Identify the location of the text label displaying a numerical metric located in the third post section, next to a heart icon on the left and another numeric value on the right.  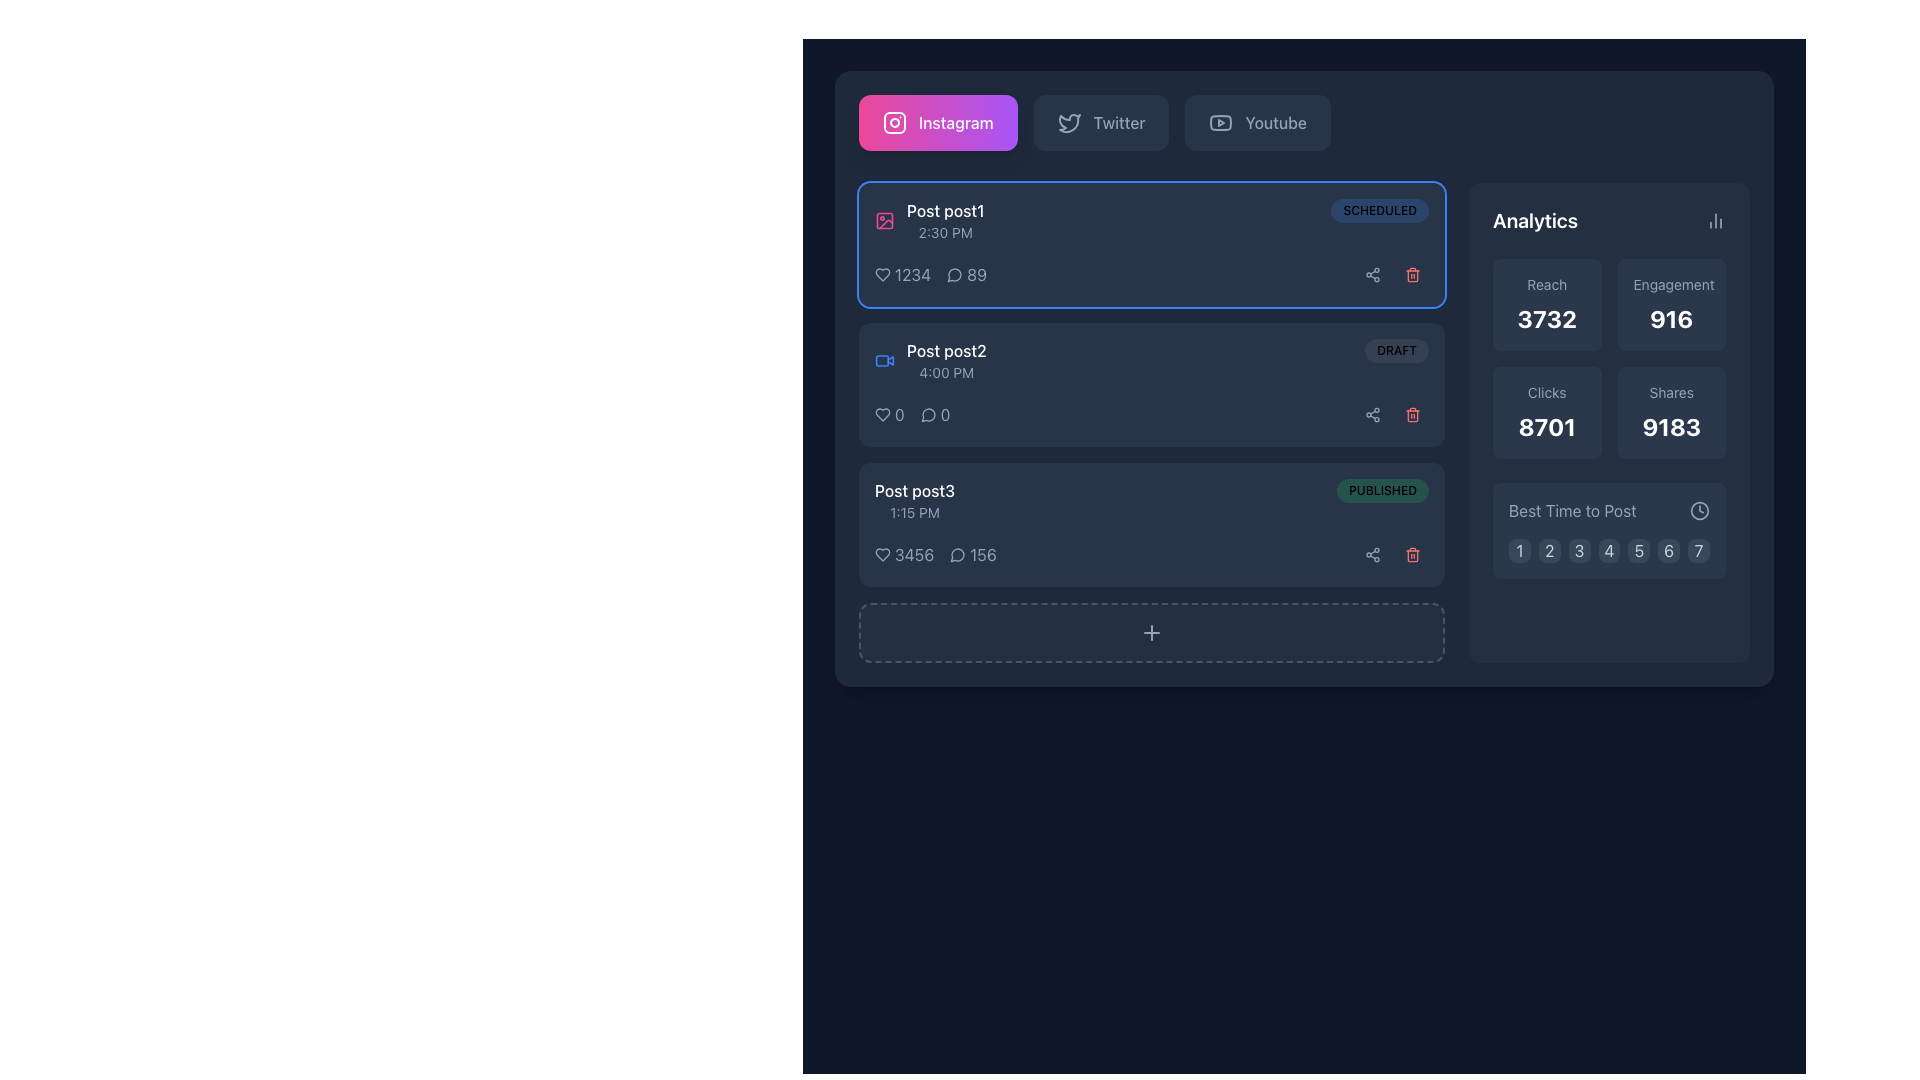
(913, 555).